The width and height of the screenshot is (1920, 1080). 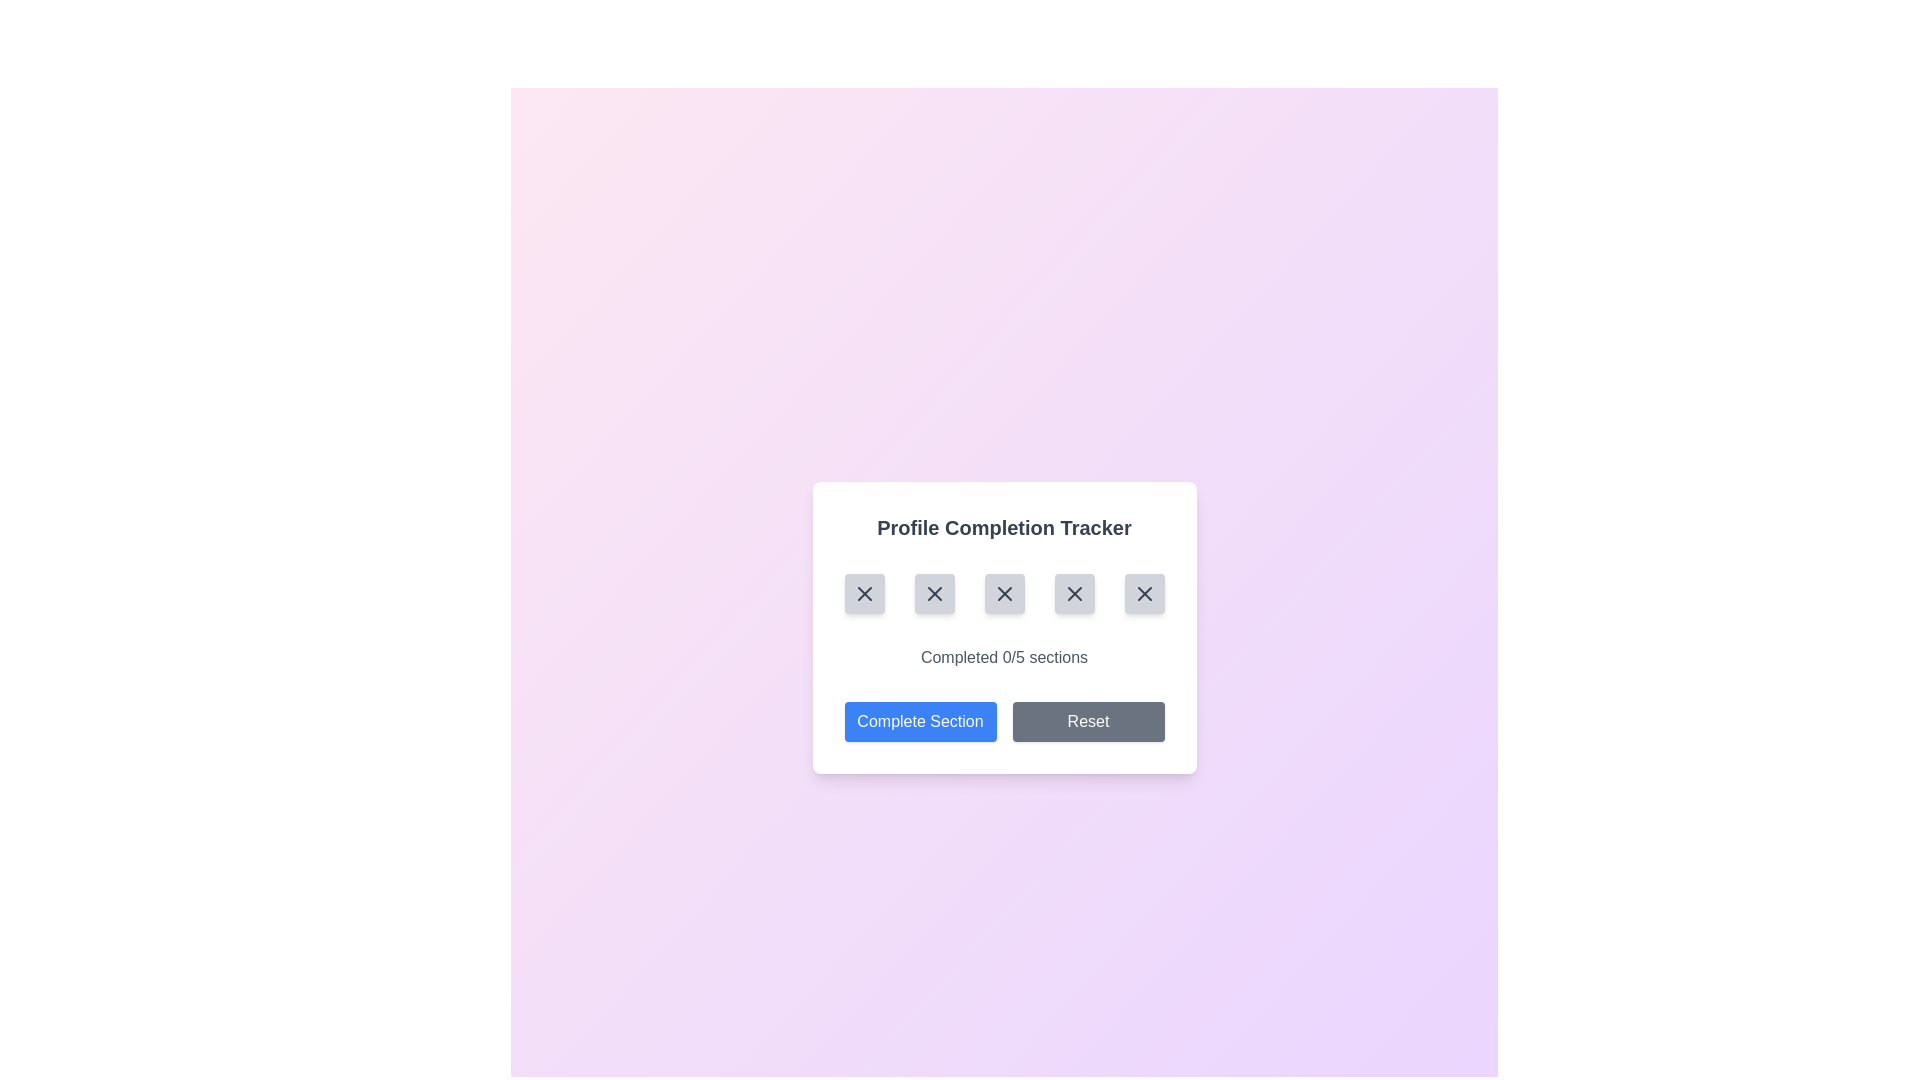 What do you see at coordinates (1144, 593) in the screenshot?
I see `the fifth interactive button in the horizontal row, which indicates an incomplete section in the process` at bounding box center [1144, 593].